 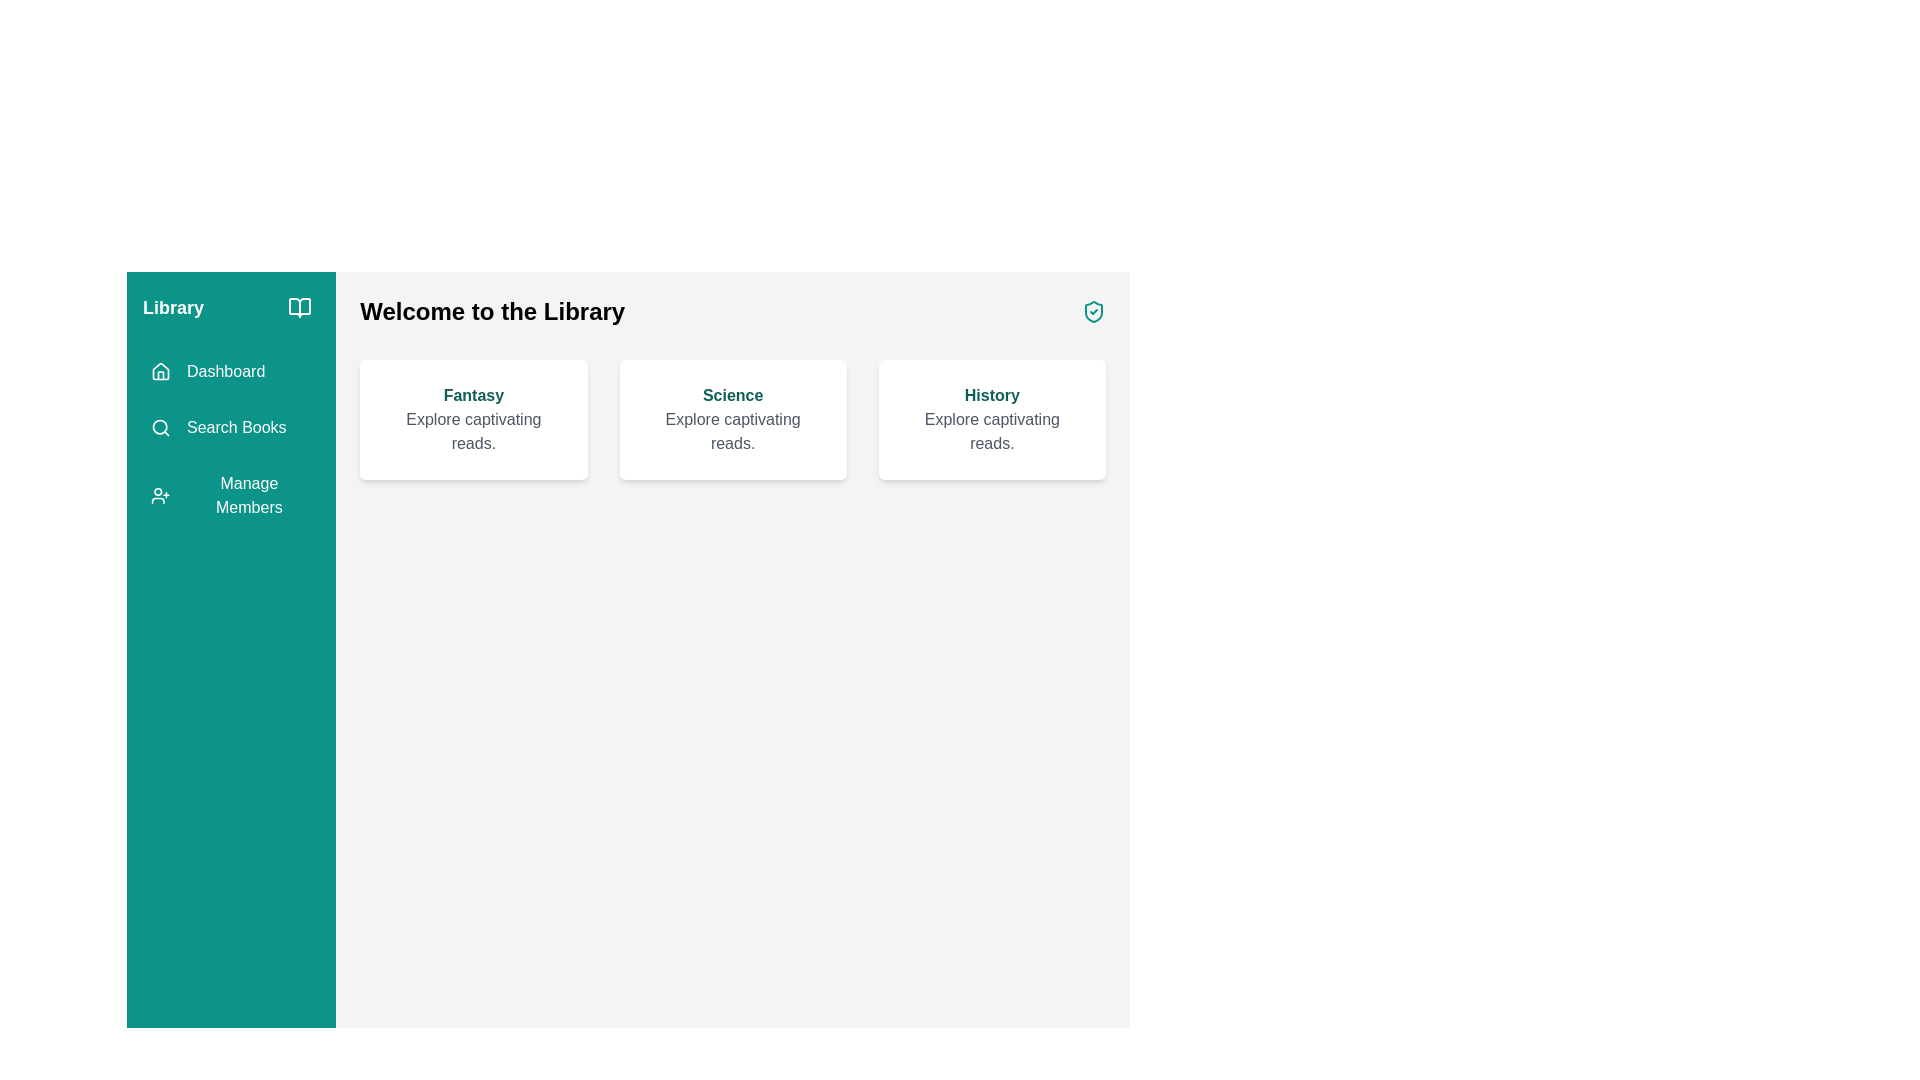 I want to click on the member management navigation label located in the vertical navigation bar below the 'Search Books' menu item, which is the third item in the menu sequence, so click(x=248, y=495).